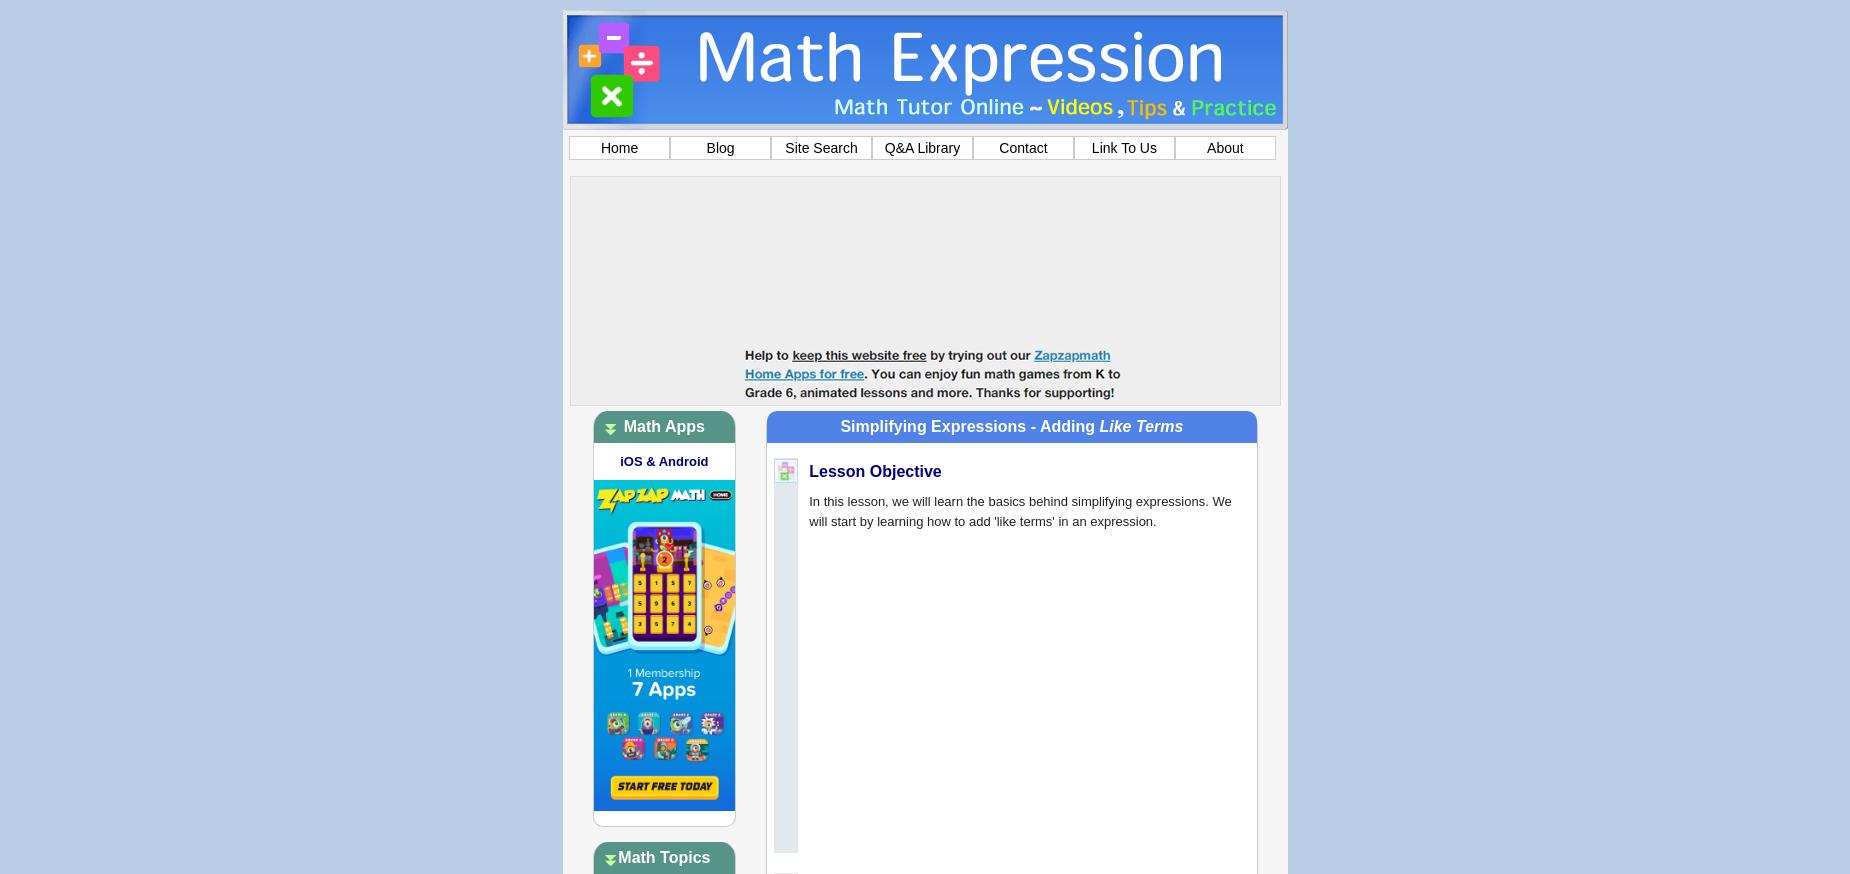  What do you see at coordinates (619, 146) in the screenshot?
I see `'Home'` at bounding box center [619, 146].